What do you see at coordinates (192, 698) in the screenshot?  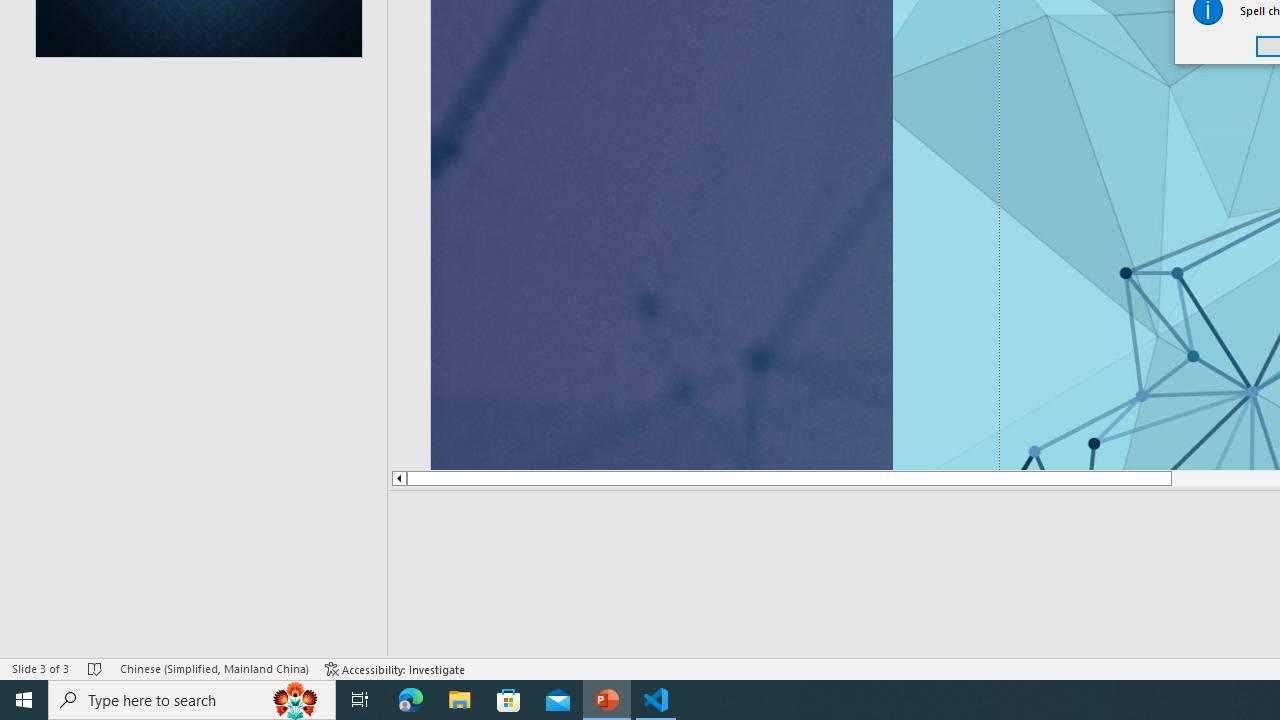 I see `'Type here to search'` at bounding box center [192, 698].